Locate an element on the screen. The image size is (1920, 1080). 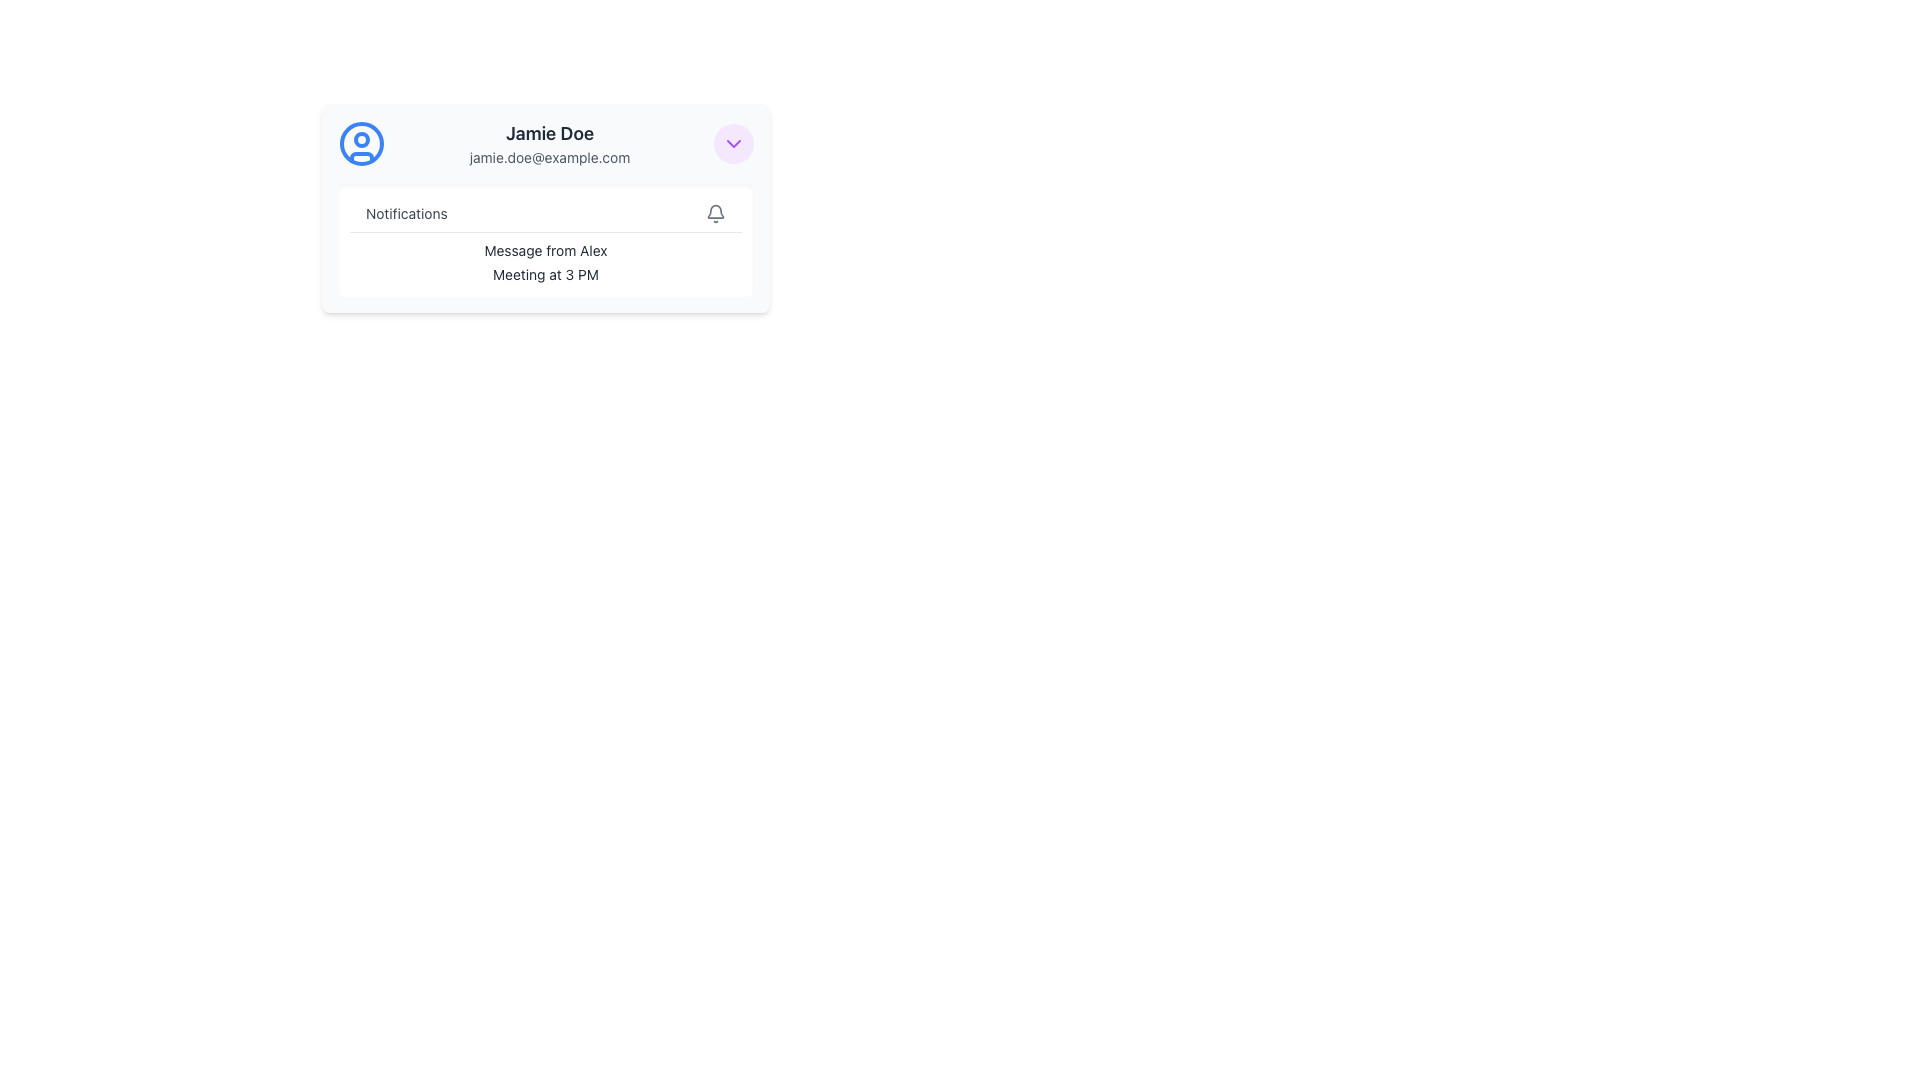
the static text display that reads 'Message from Alex', which is the first notification in the list is located at coordinates (546, 249).